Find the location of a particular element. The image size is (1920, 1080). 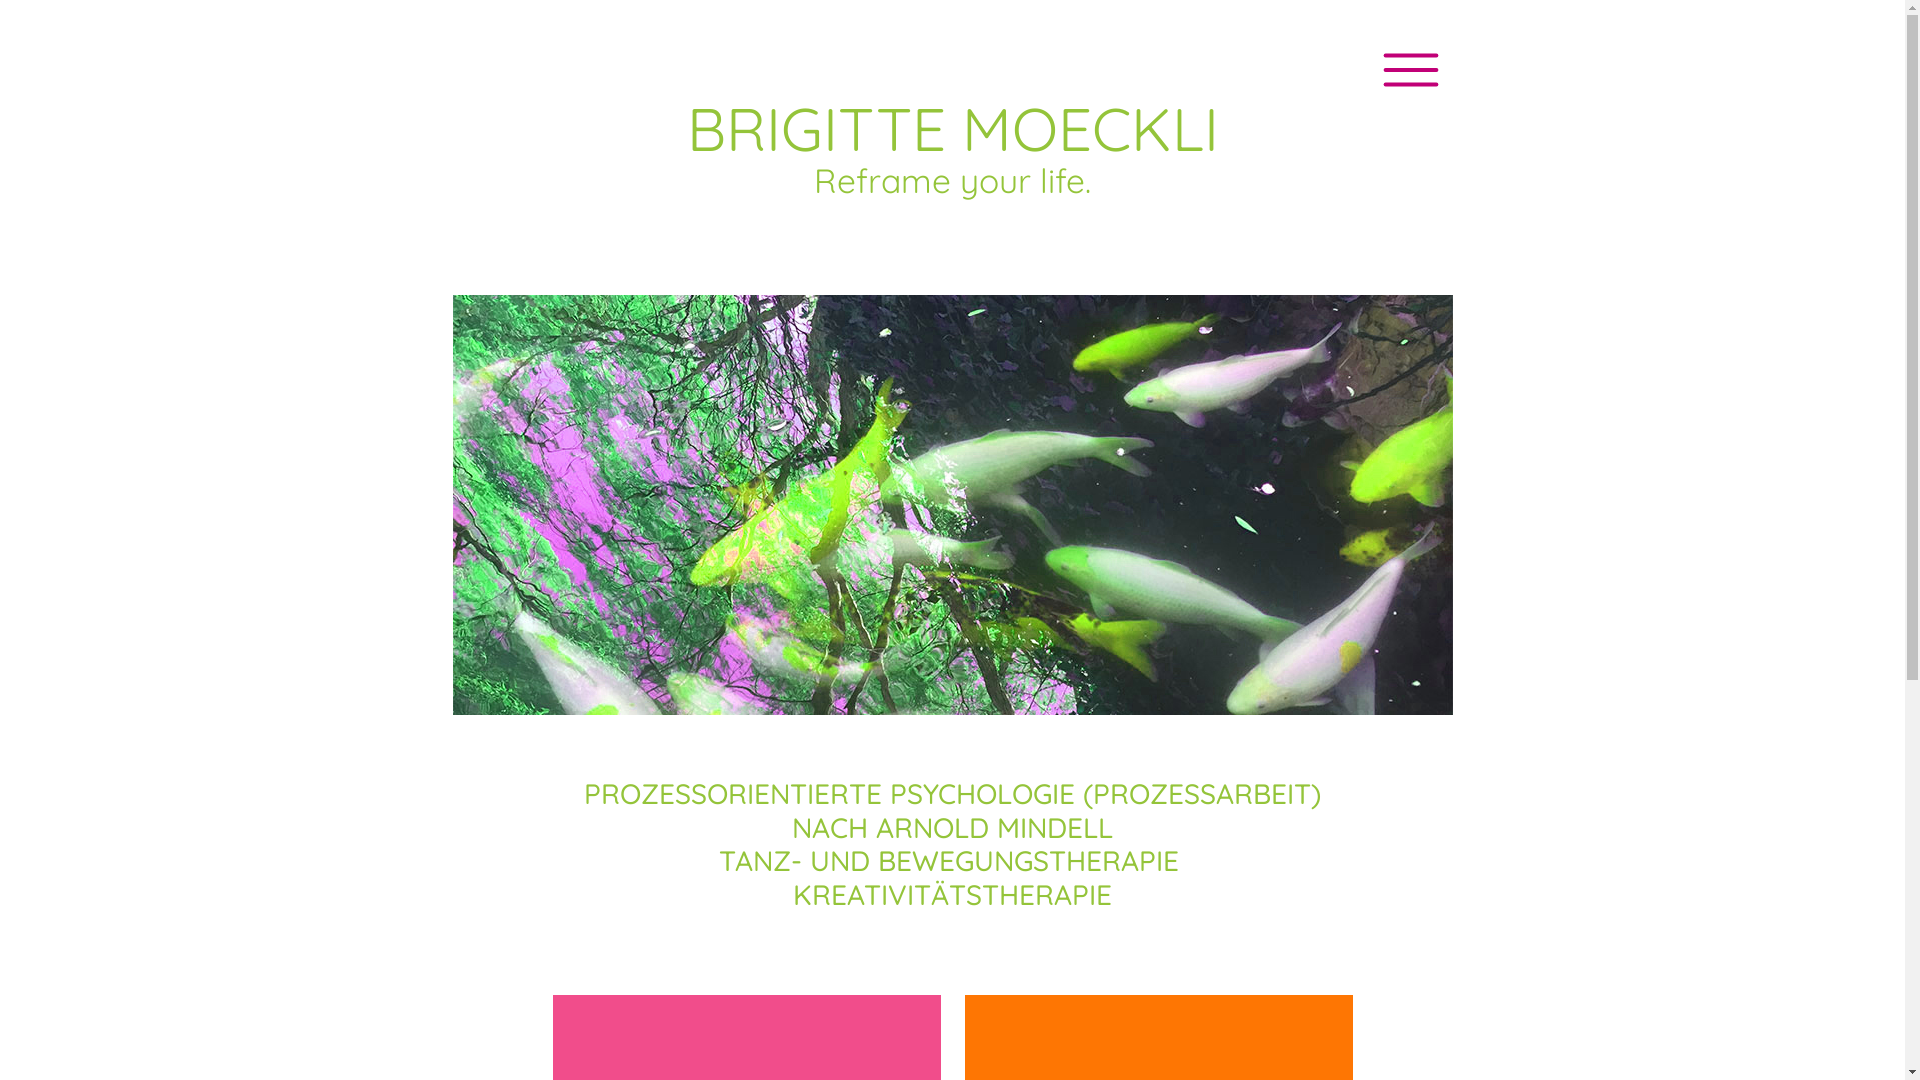

'BRIGITTE MOECKLI' is located at coordinates (950, 128).